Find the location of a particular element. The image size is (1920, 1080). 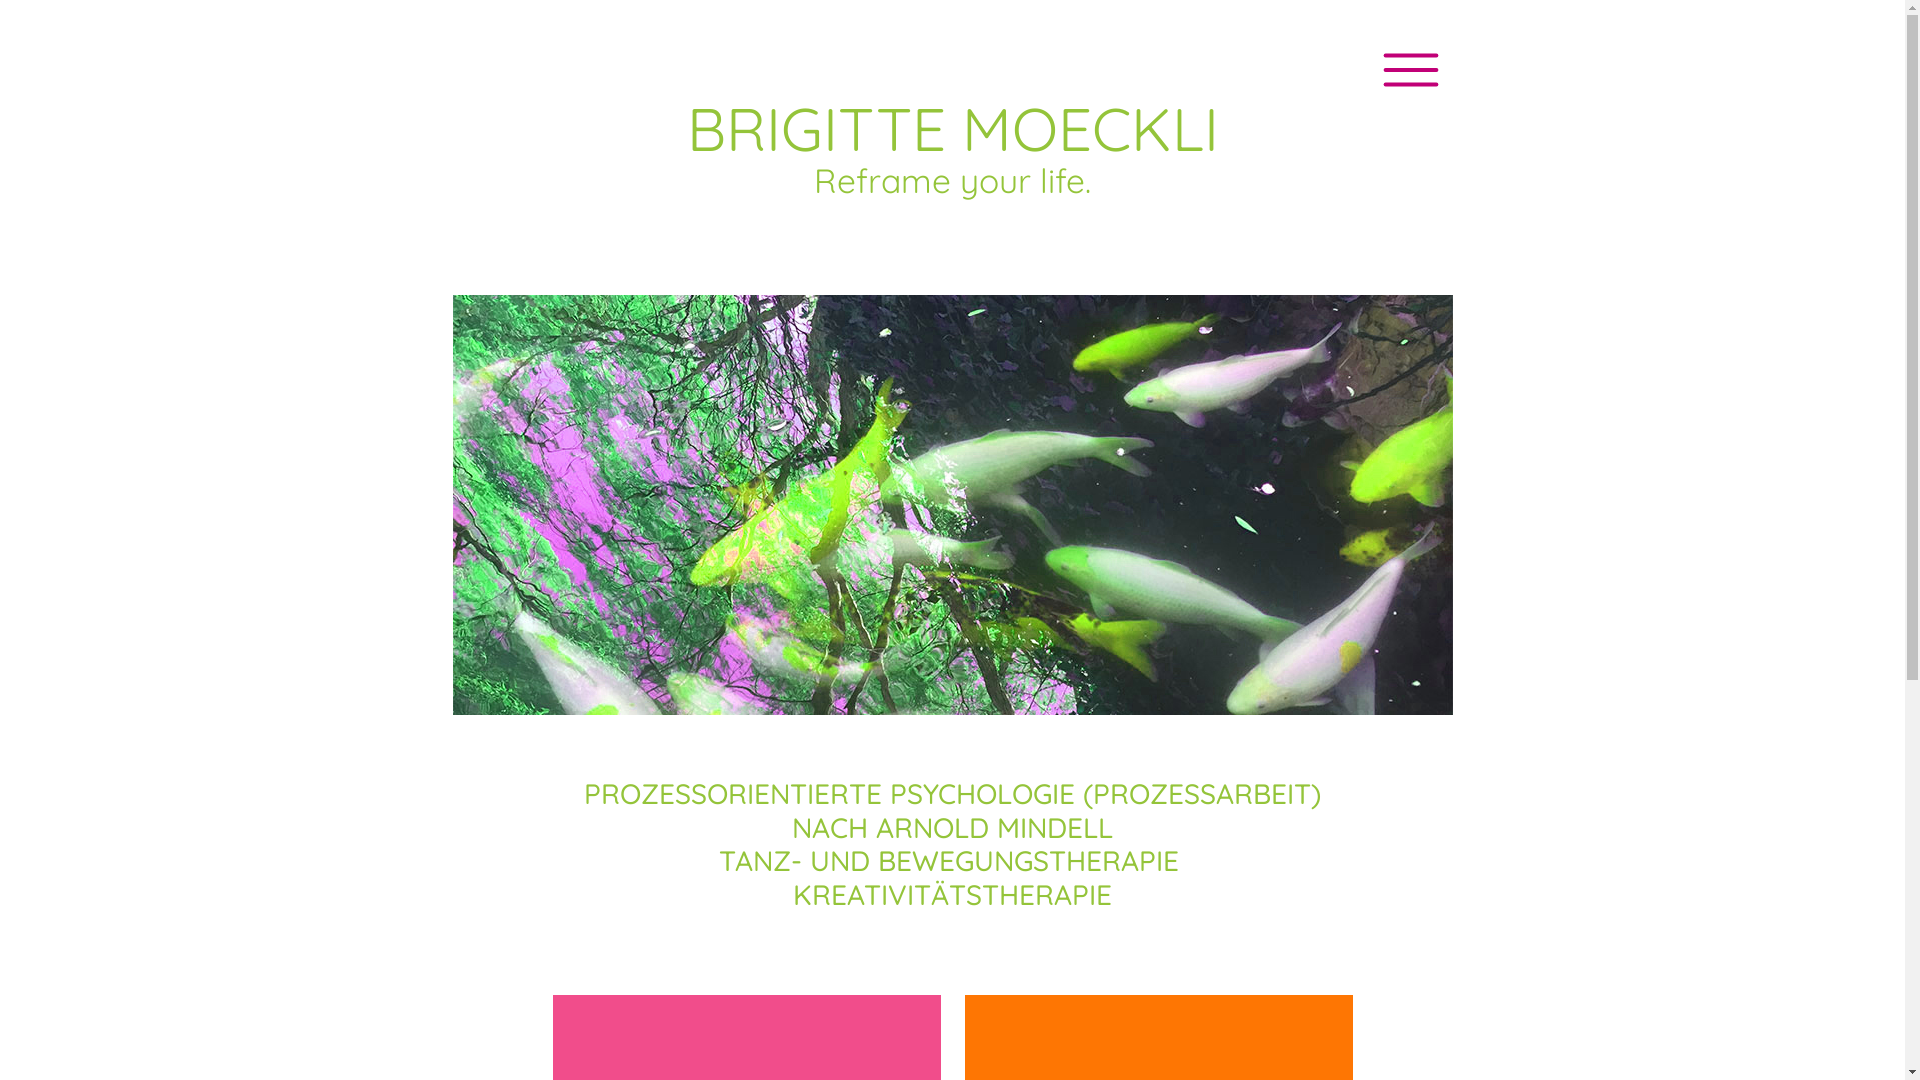

'BRIGITTE MOECKLI' is located at coordinates (950, 128).